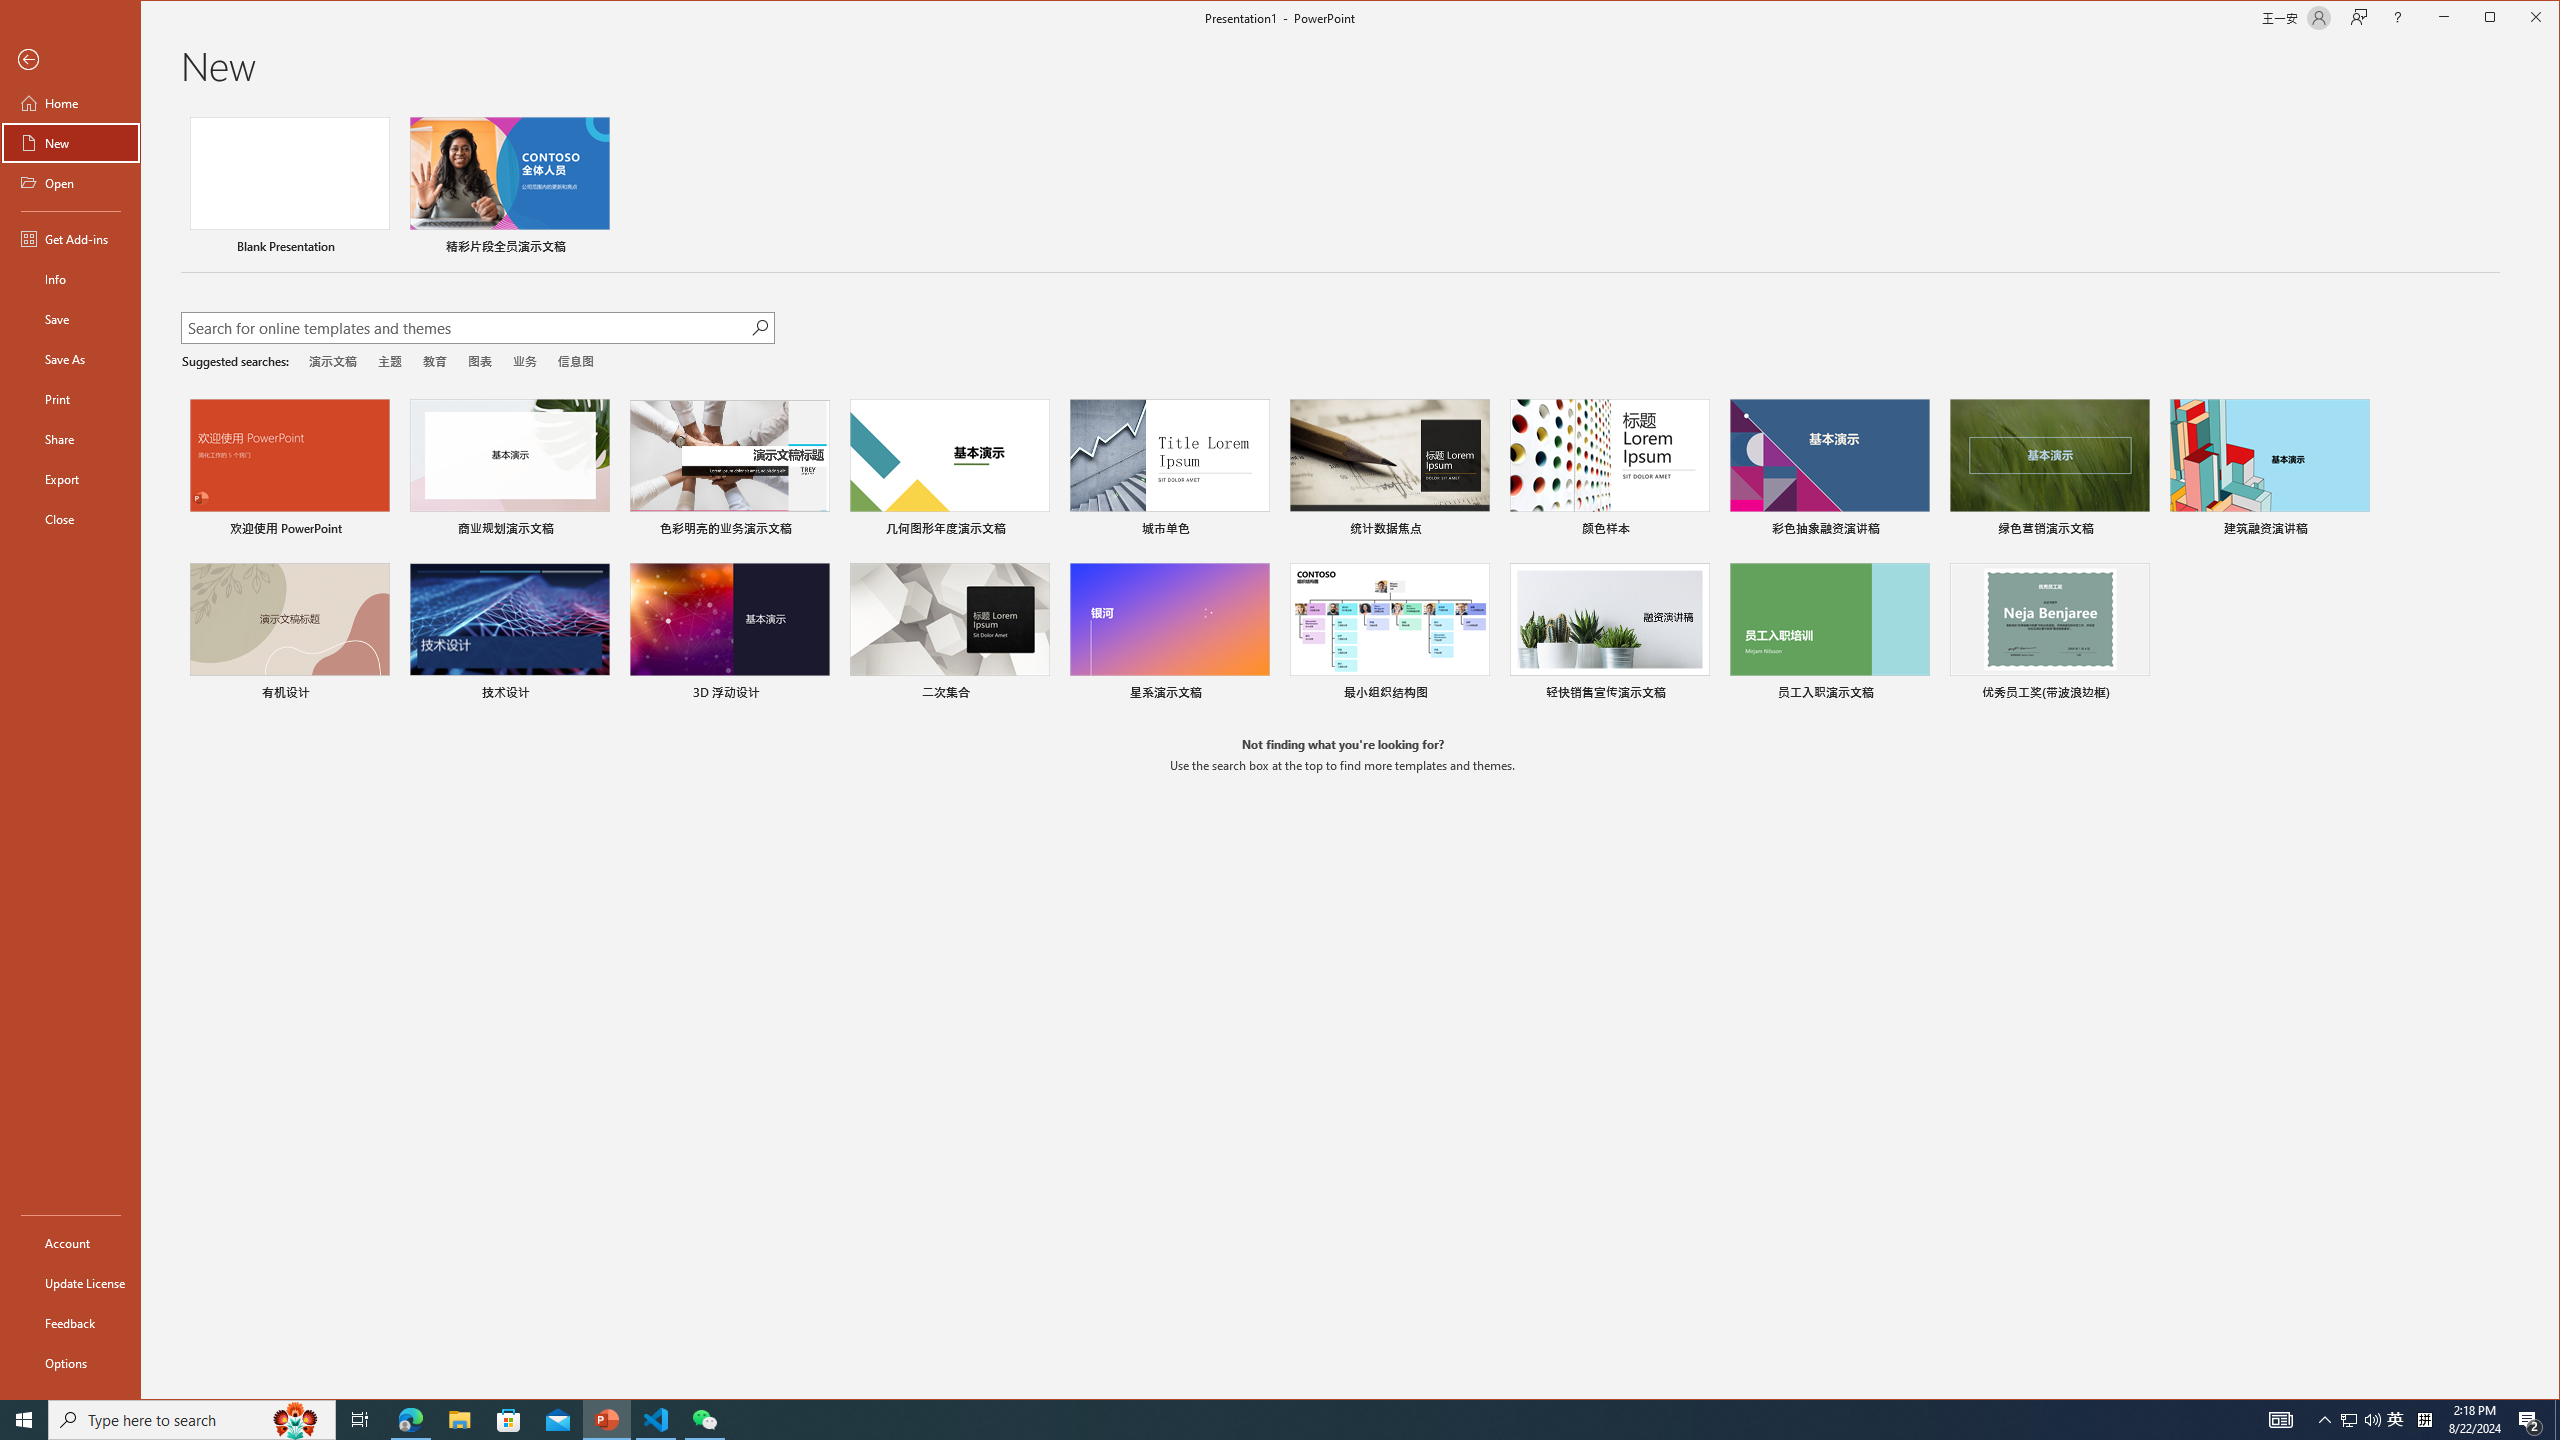  What do you see at coordinates (289, 187) in the screenshot?
I see `'Blank Presentation'` at bounding box center [289, 187].